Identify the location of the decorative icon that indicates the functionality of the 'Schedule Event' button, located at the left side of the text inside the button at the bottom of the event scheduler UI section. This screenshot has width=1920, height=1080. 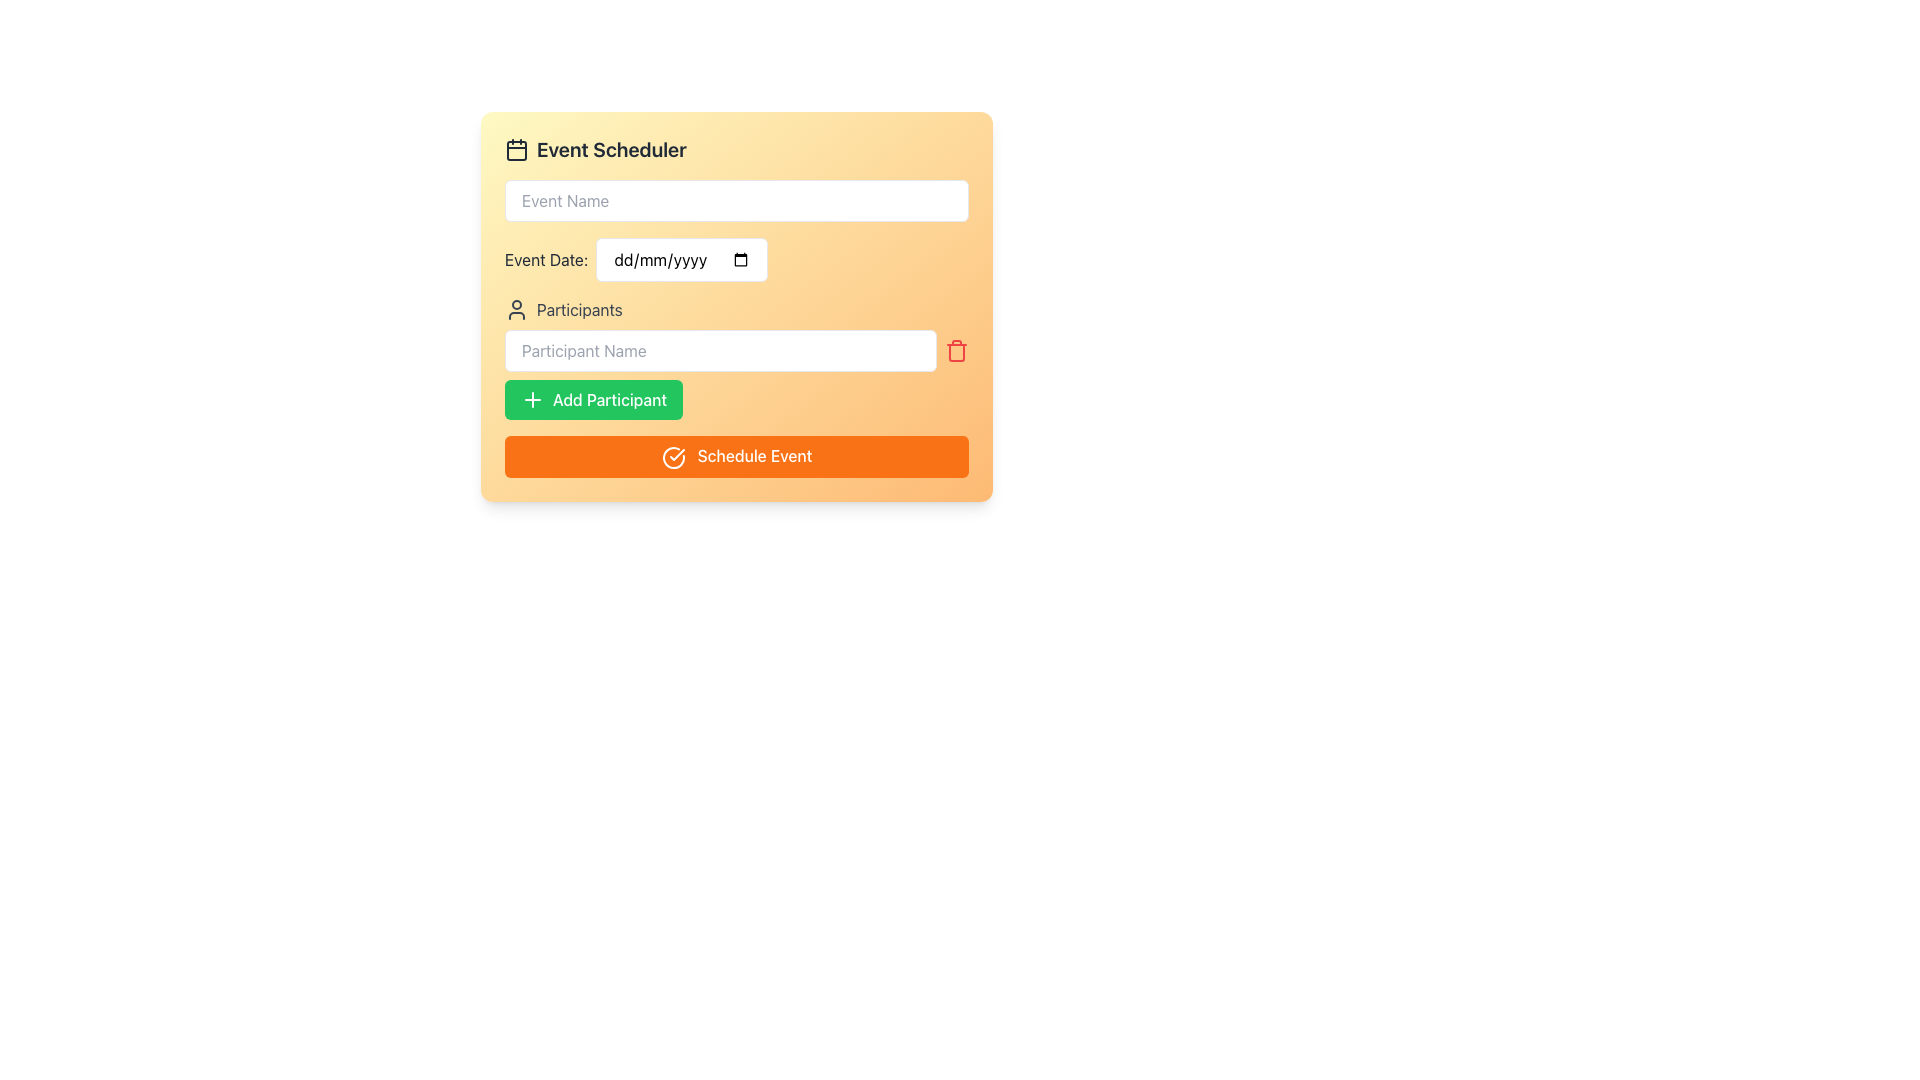
(673, 457).